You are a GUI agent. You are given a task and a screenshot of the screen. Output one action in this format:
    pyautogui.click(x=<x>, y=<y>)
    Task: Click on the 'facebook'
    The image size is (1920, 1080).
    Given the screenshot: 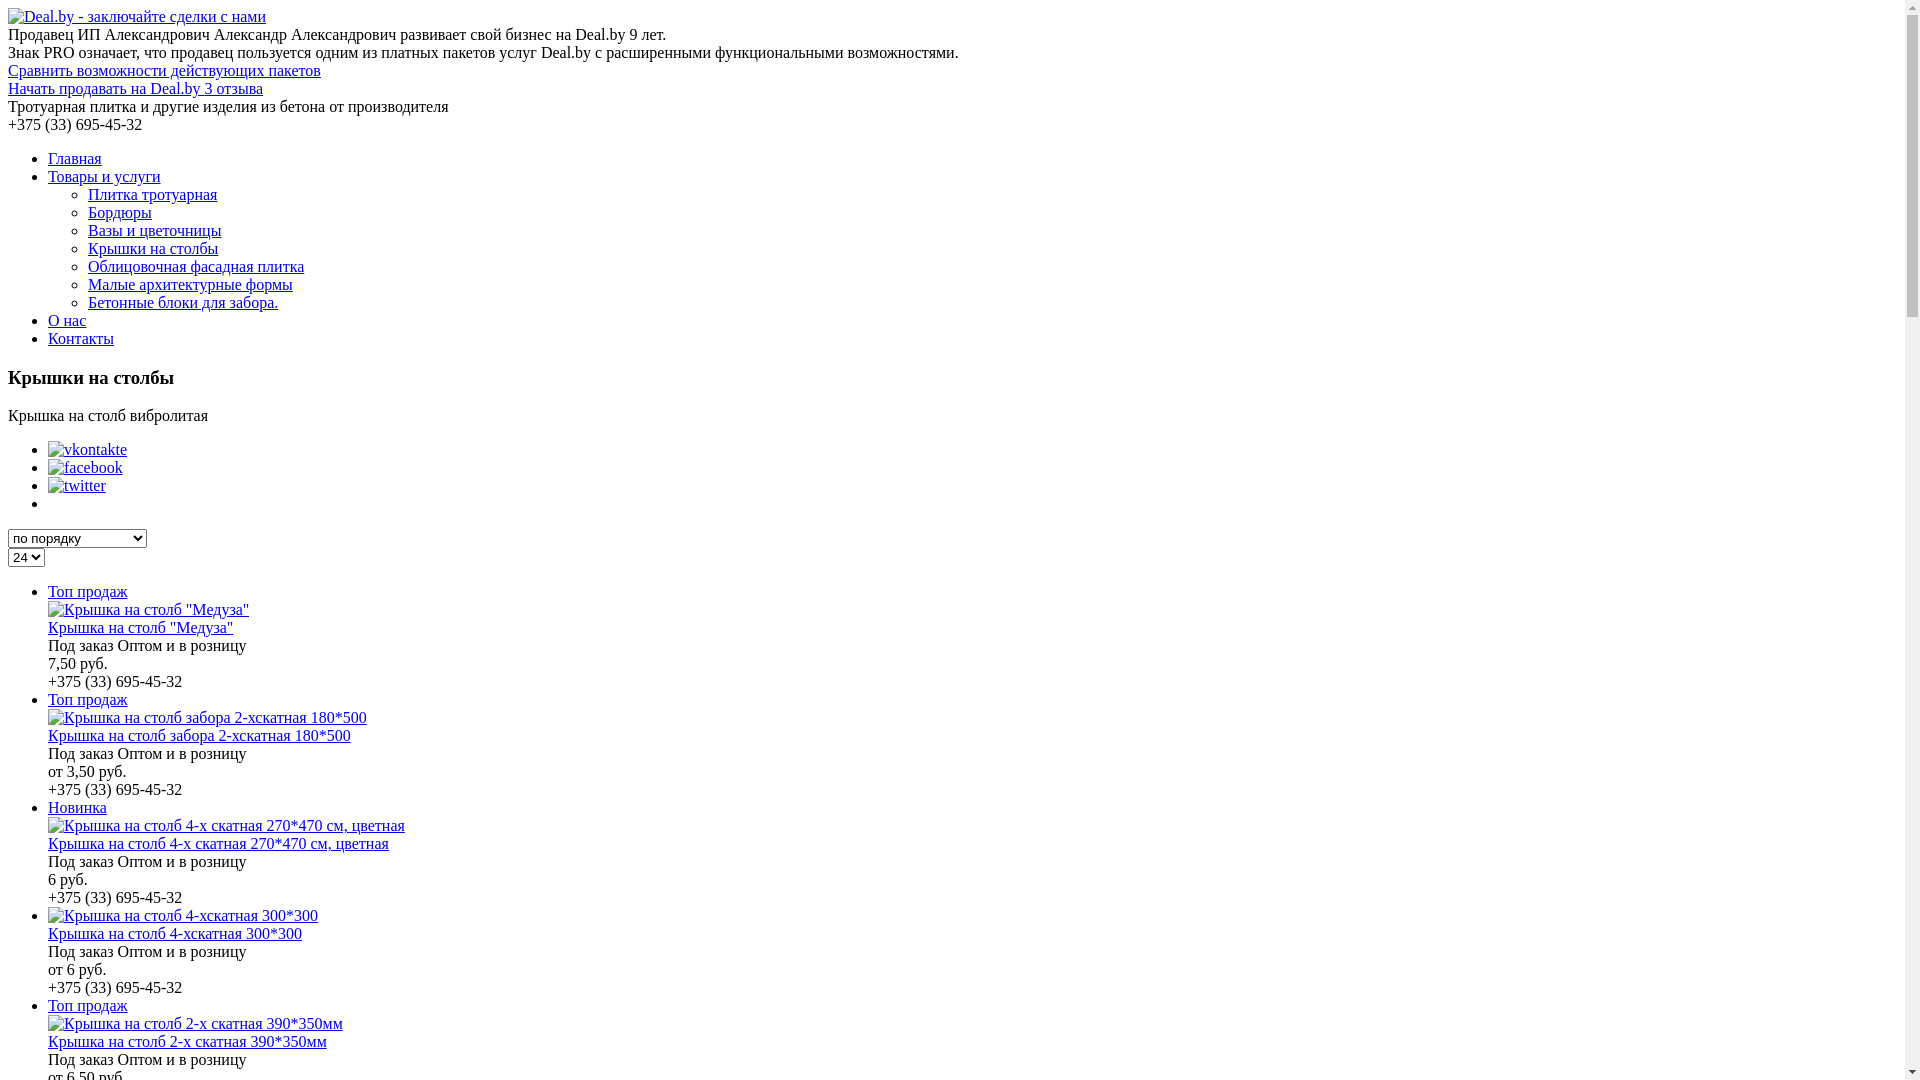 What is the action you would take?
    pyautogui.click(x=48, y=467)
    